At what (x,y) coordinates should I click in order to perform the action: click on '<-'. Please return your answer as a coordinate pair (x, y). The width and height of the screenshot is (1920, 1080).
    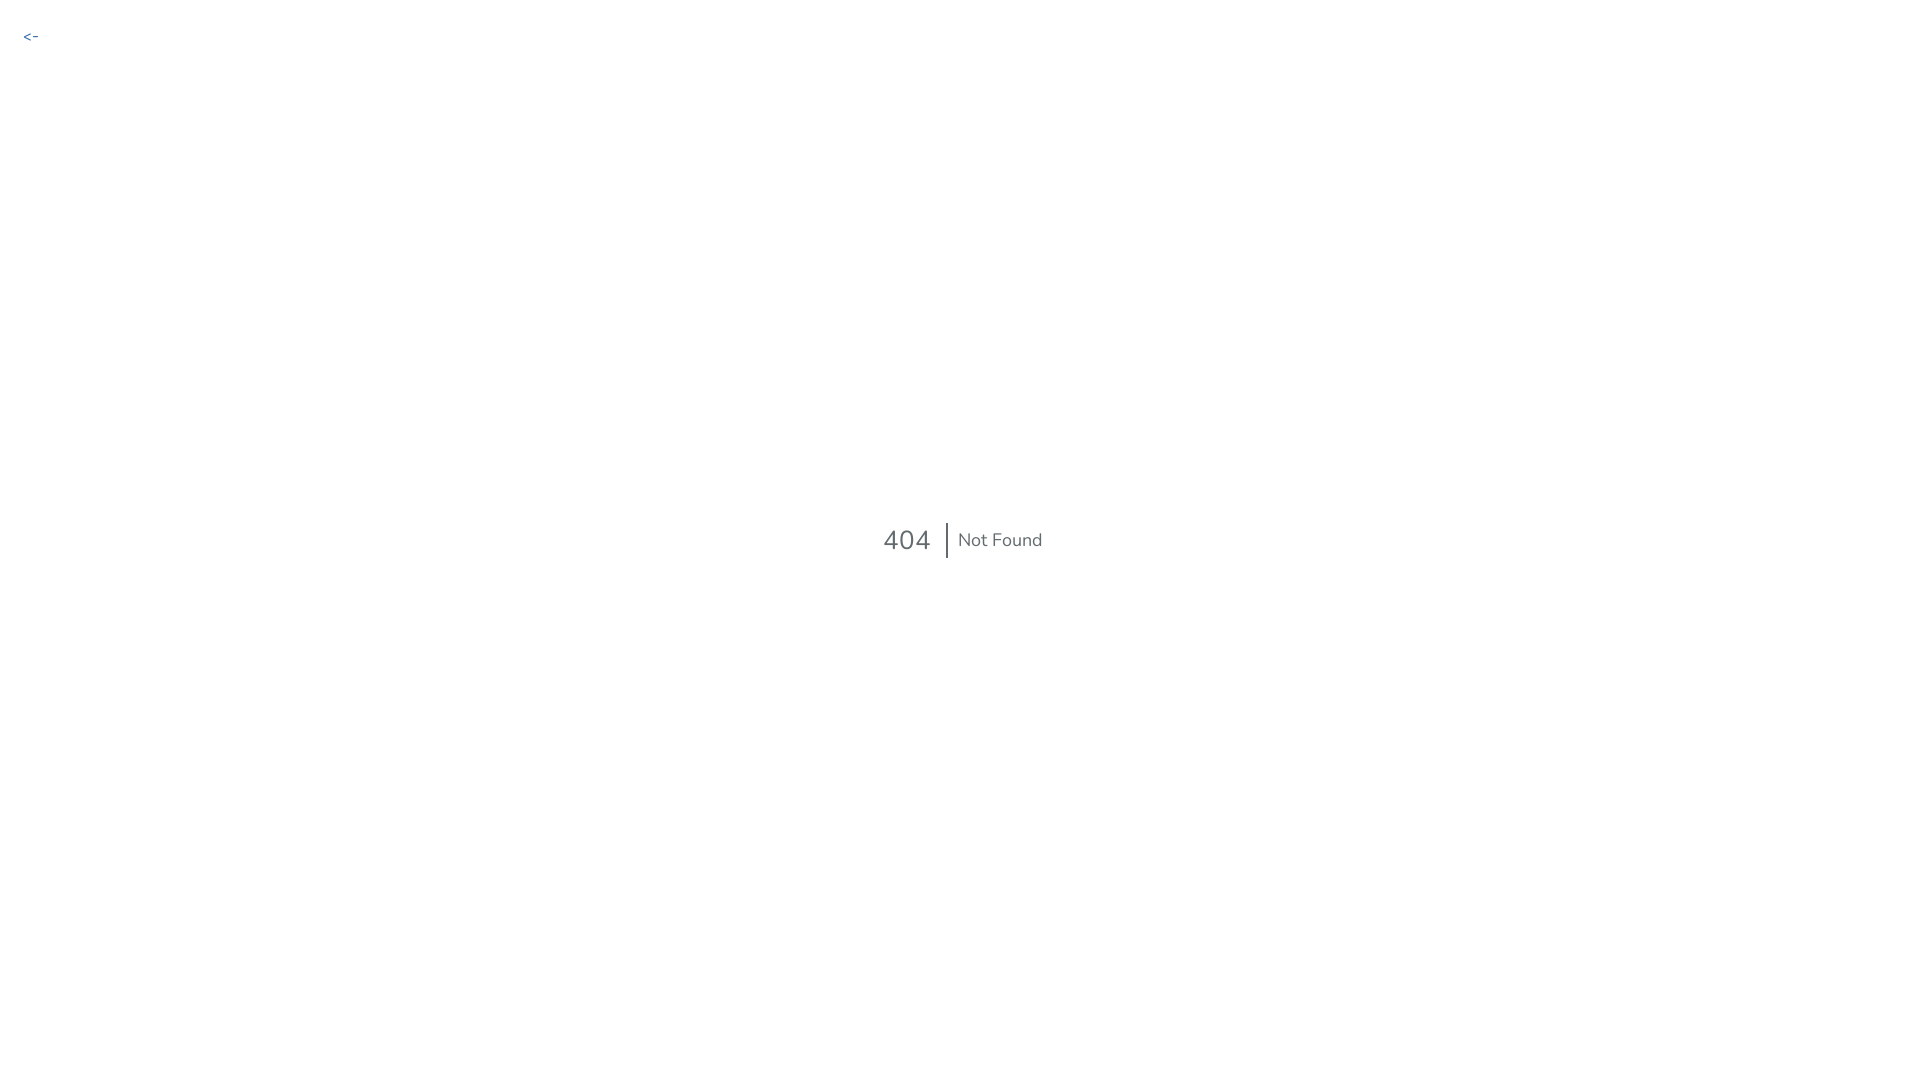
    Looking at the image, I should click on (23, 34).